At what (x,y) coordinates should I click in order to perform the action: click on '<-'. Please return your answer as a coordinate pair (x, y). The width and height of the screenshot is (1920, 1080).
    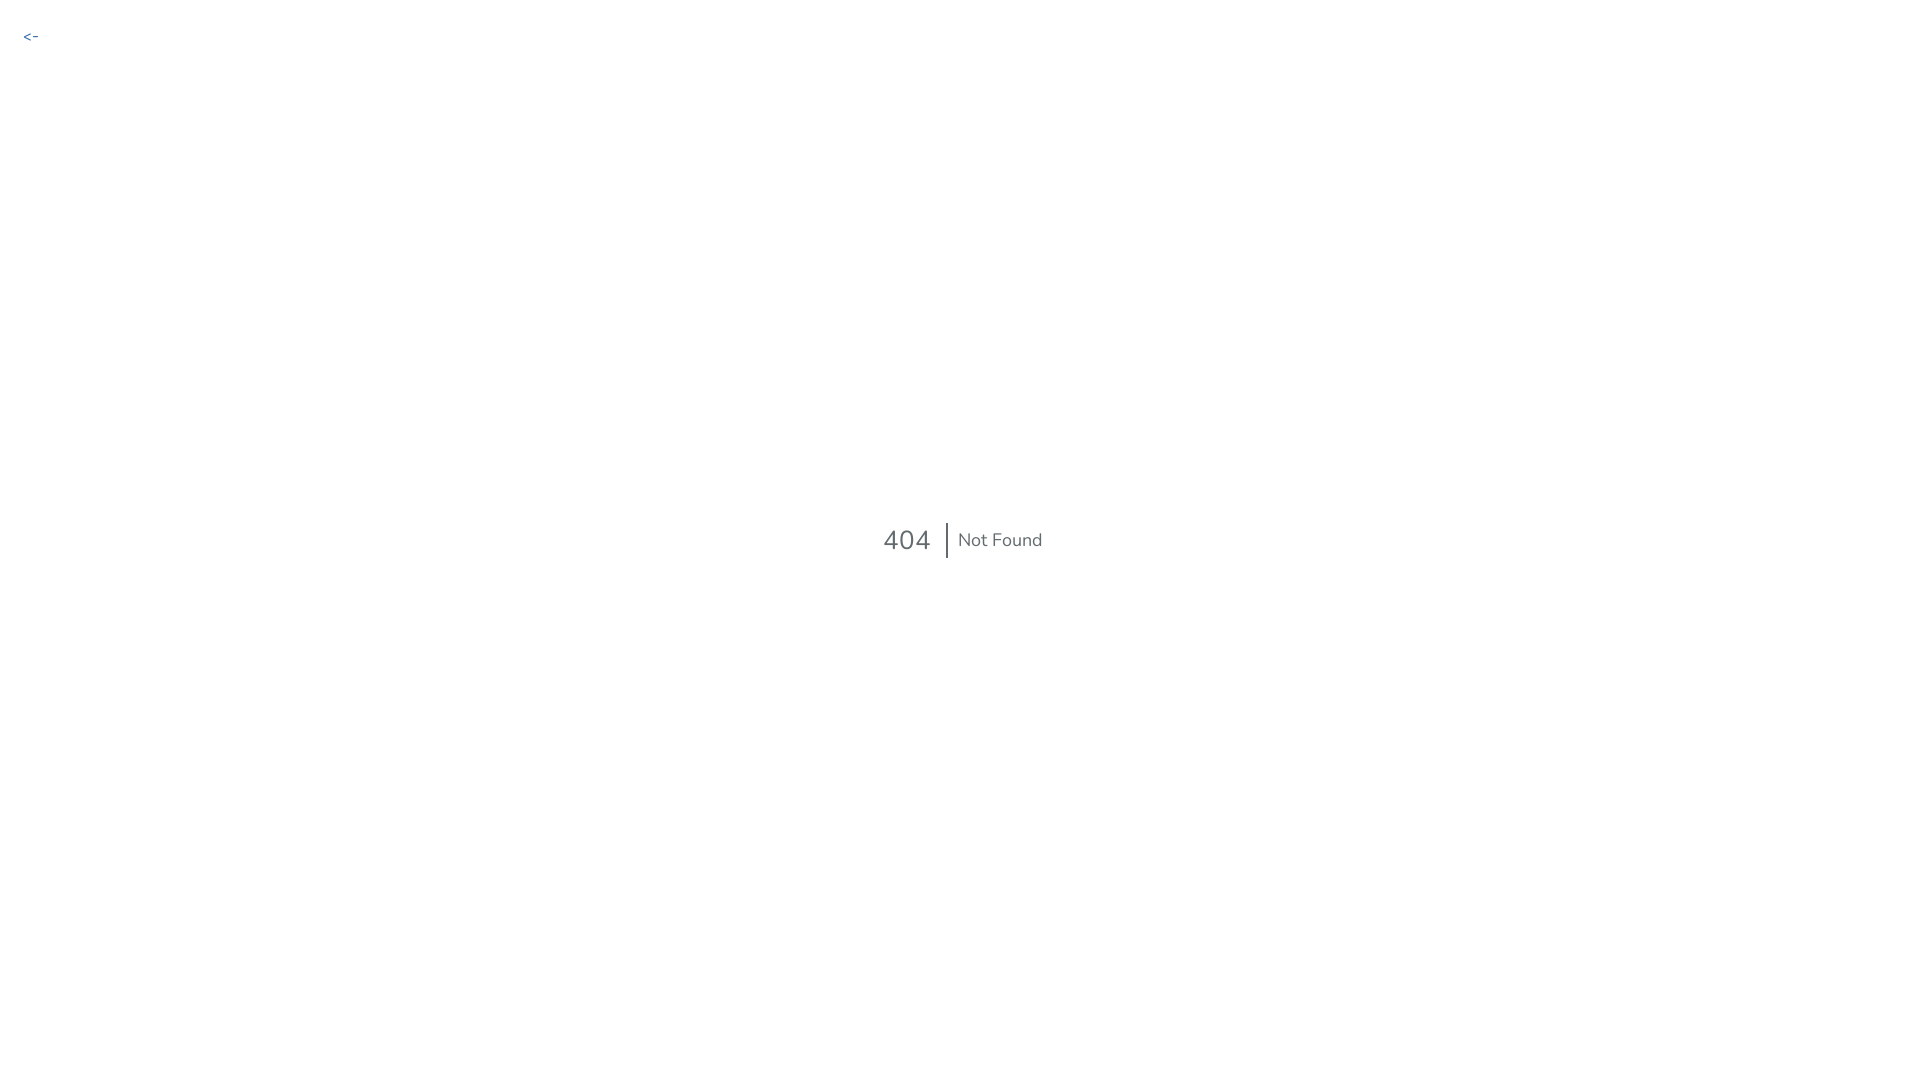
    Looking at the image, I should click on (23, 34).